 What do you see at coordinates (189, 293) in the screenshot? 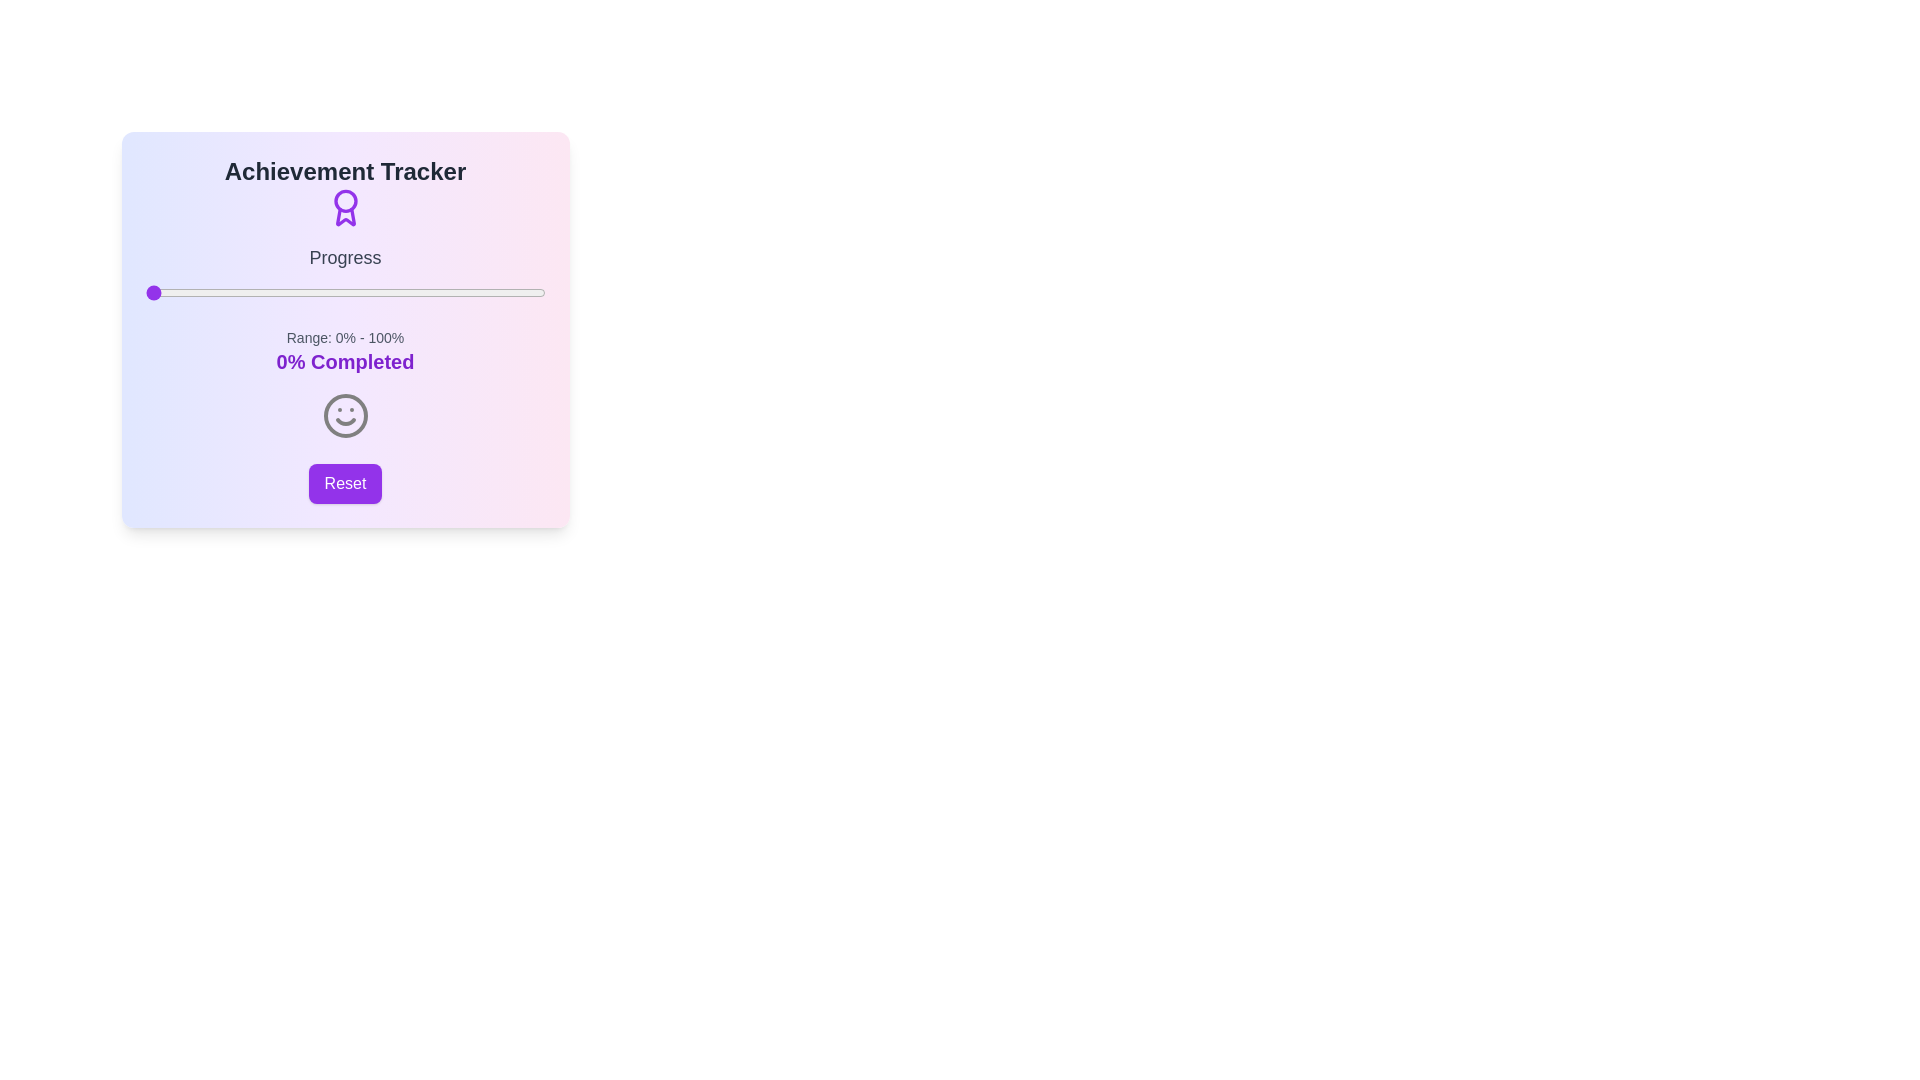
I see `the progress slider to 11%` at bounding box center [189, 293].